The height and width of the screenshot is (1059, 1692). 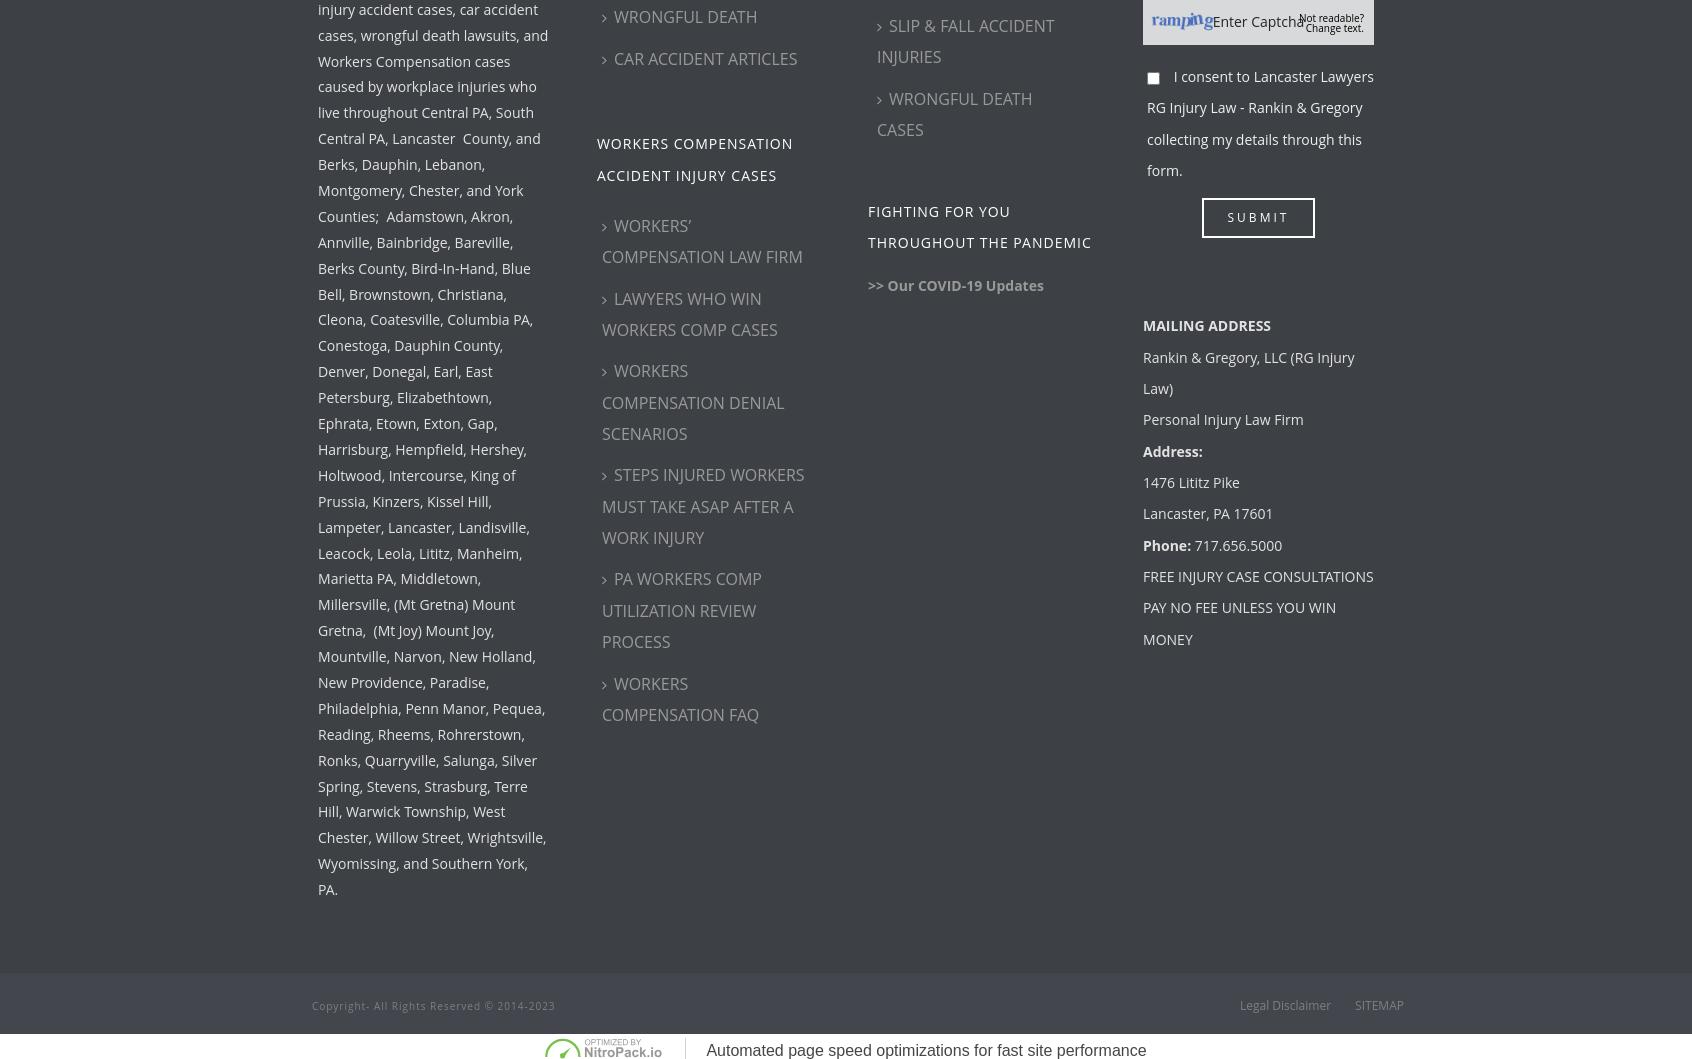 What do you see at coordinates (954, 112) in the screenshot?
I see `'Wrongful Death Cases'` at bounding box center [954, 112].